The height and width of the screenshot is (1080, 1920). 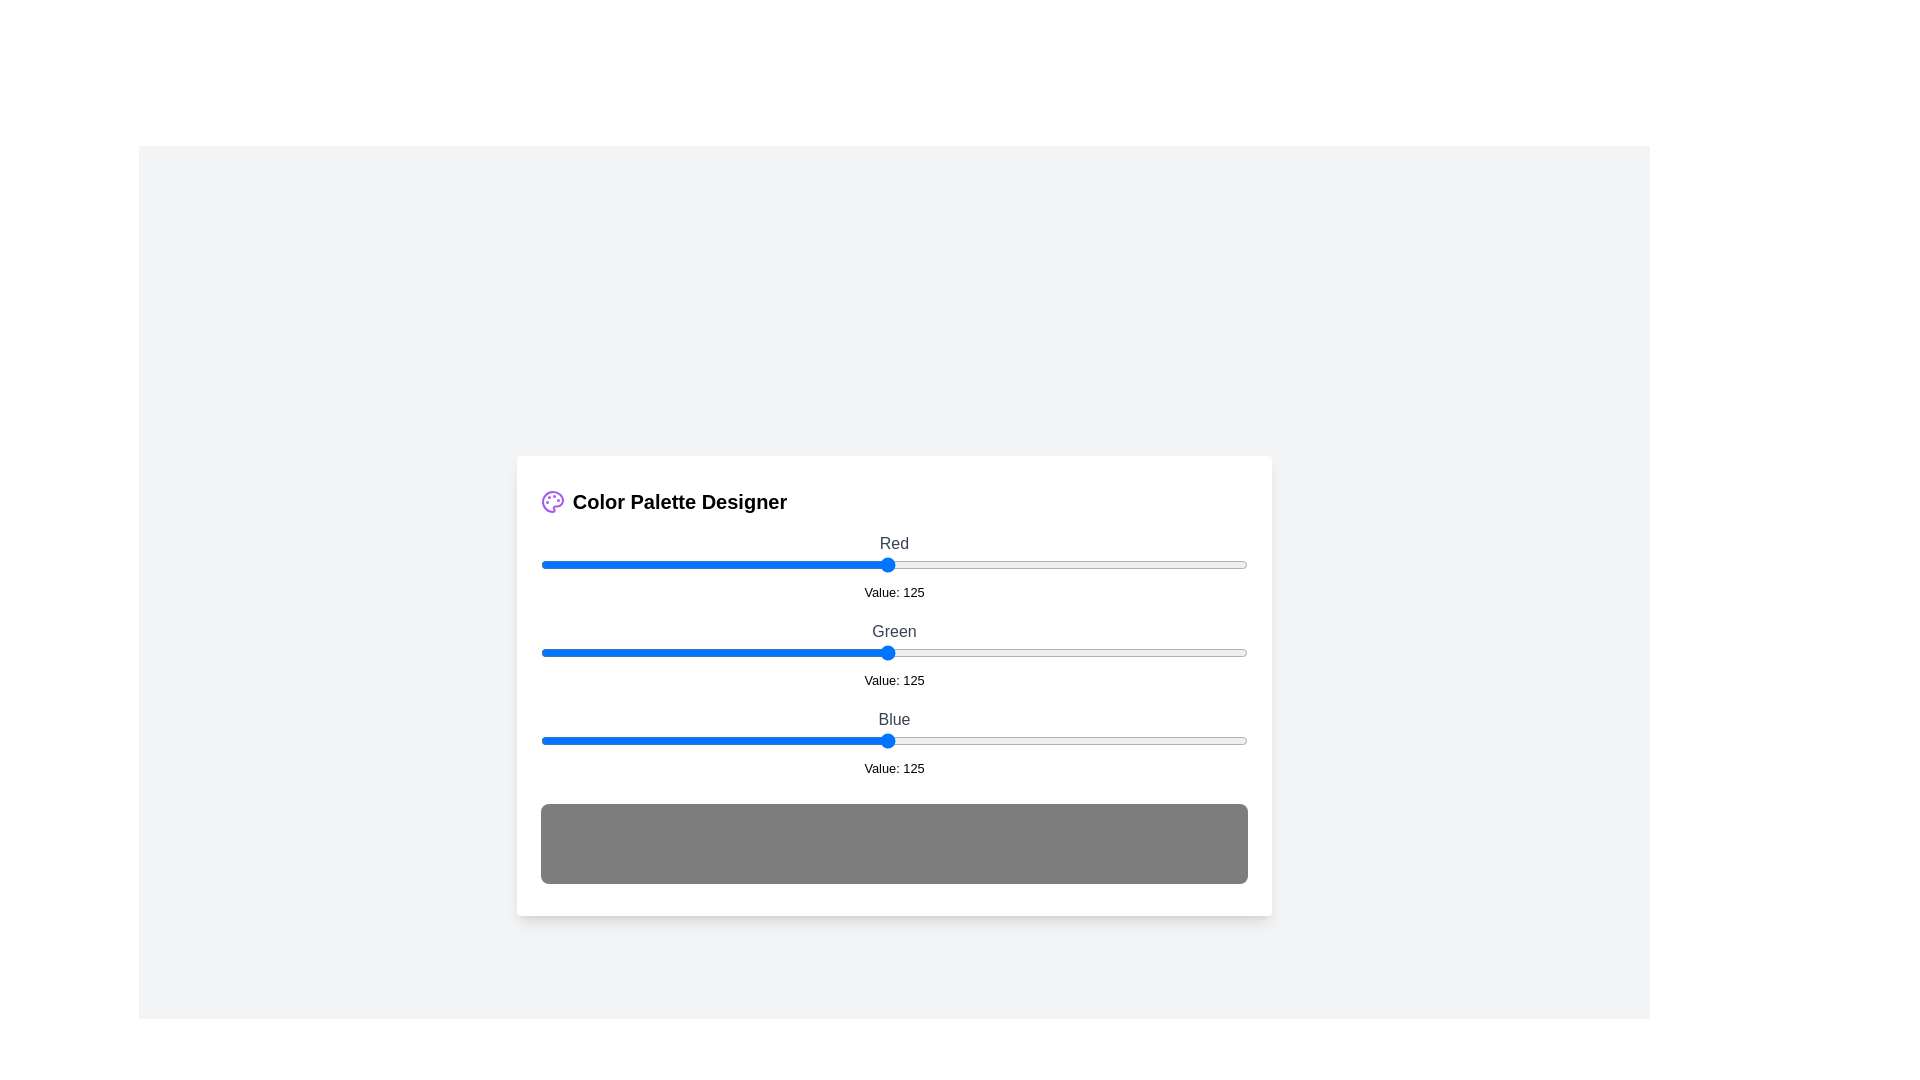 I want to click on the 0 slider to 245, so click(x=1219, y=564).